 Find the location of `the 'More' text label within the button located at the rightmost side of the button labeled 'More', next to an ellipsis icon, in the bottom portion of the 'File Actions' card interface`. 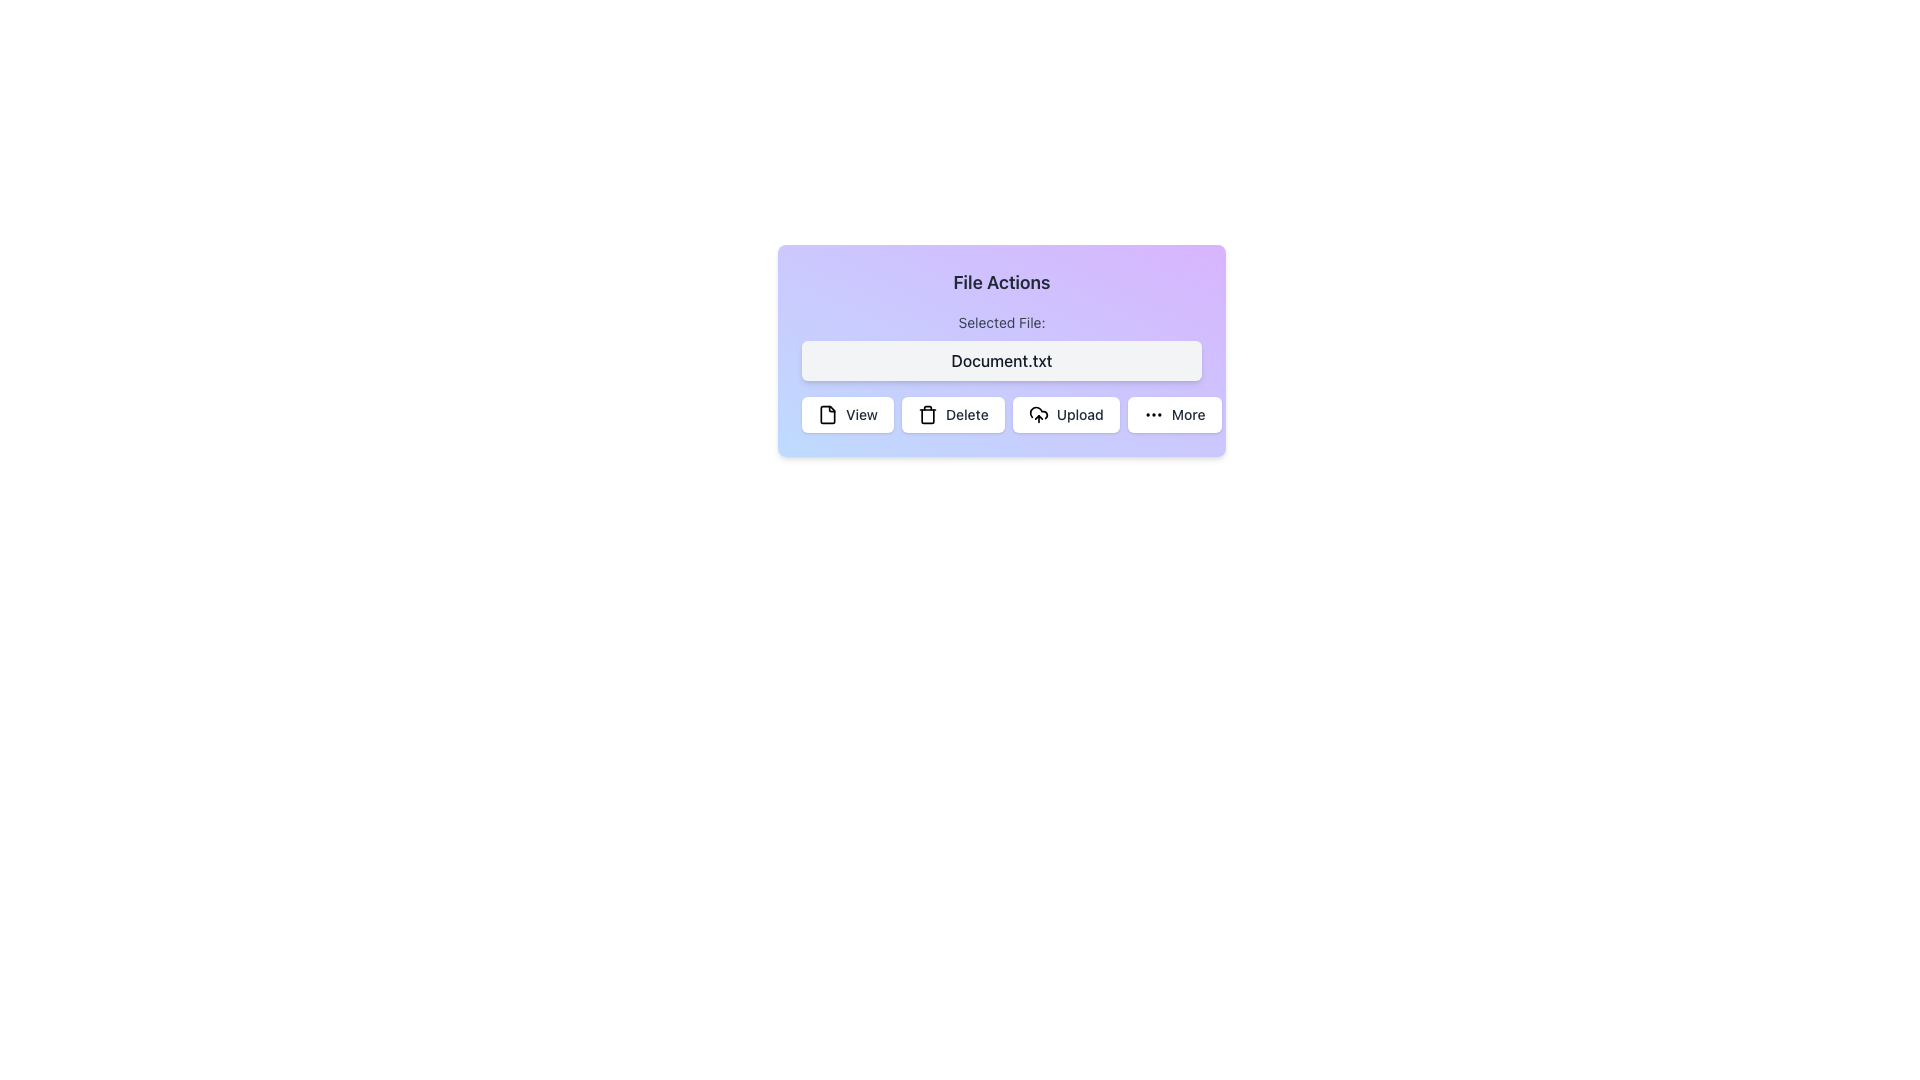

the 'More' text label within the button located at the rightmost side of the button labeled 'More', next to an ellipsis icon, in the bottom portion of the 'File Actions' card interface is located at coordinates (1188, 414).